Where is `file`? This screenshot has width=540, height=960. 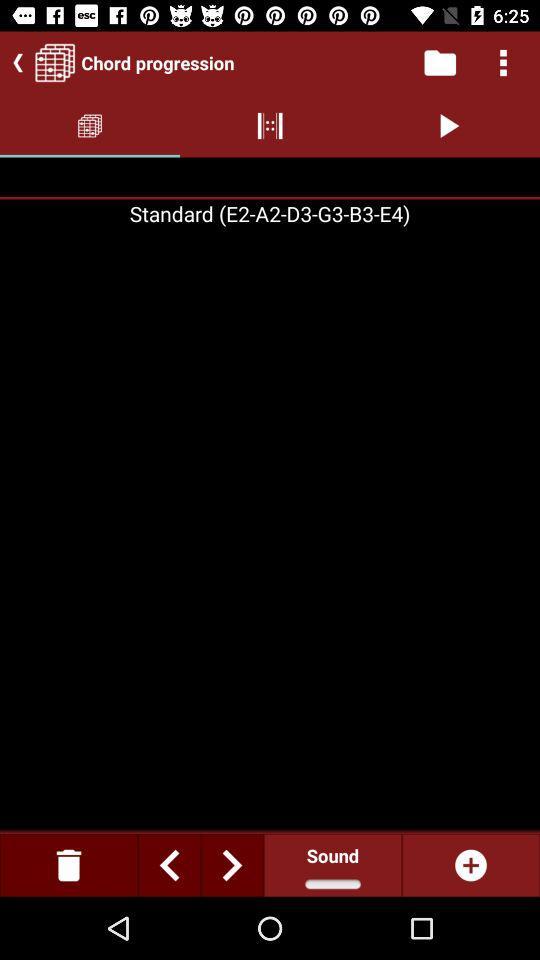 file is located at coordinates (438, 62).